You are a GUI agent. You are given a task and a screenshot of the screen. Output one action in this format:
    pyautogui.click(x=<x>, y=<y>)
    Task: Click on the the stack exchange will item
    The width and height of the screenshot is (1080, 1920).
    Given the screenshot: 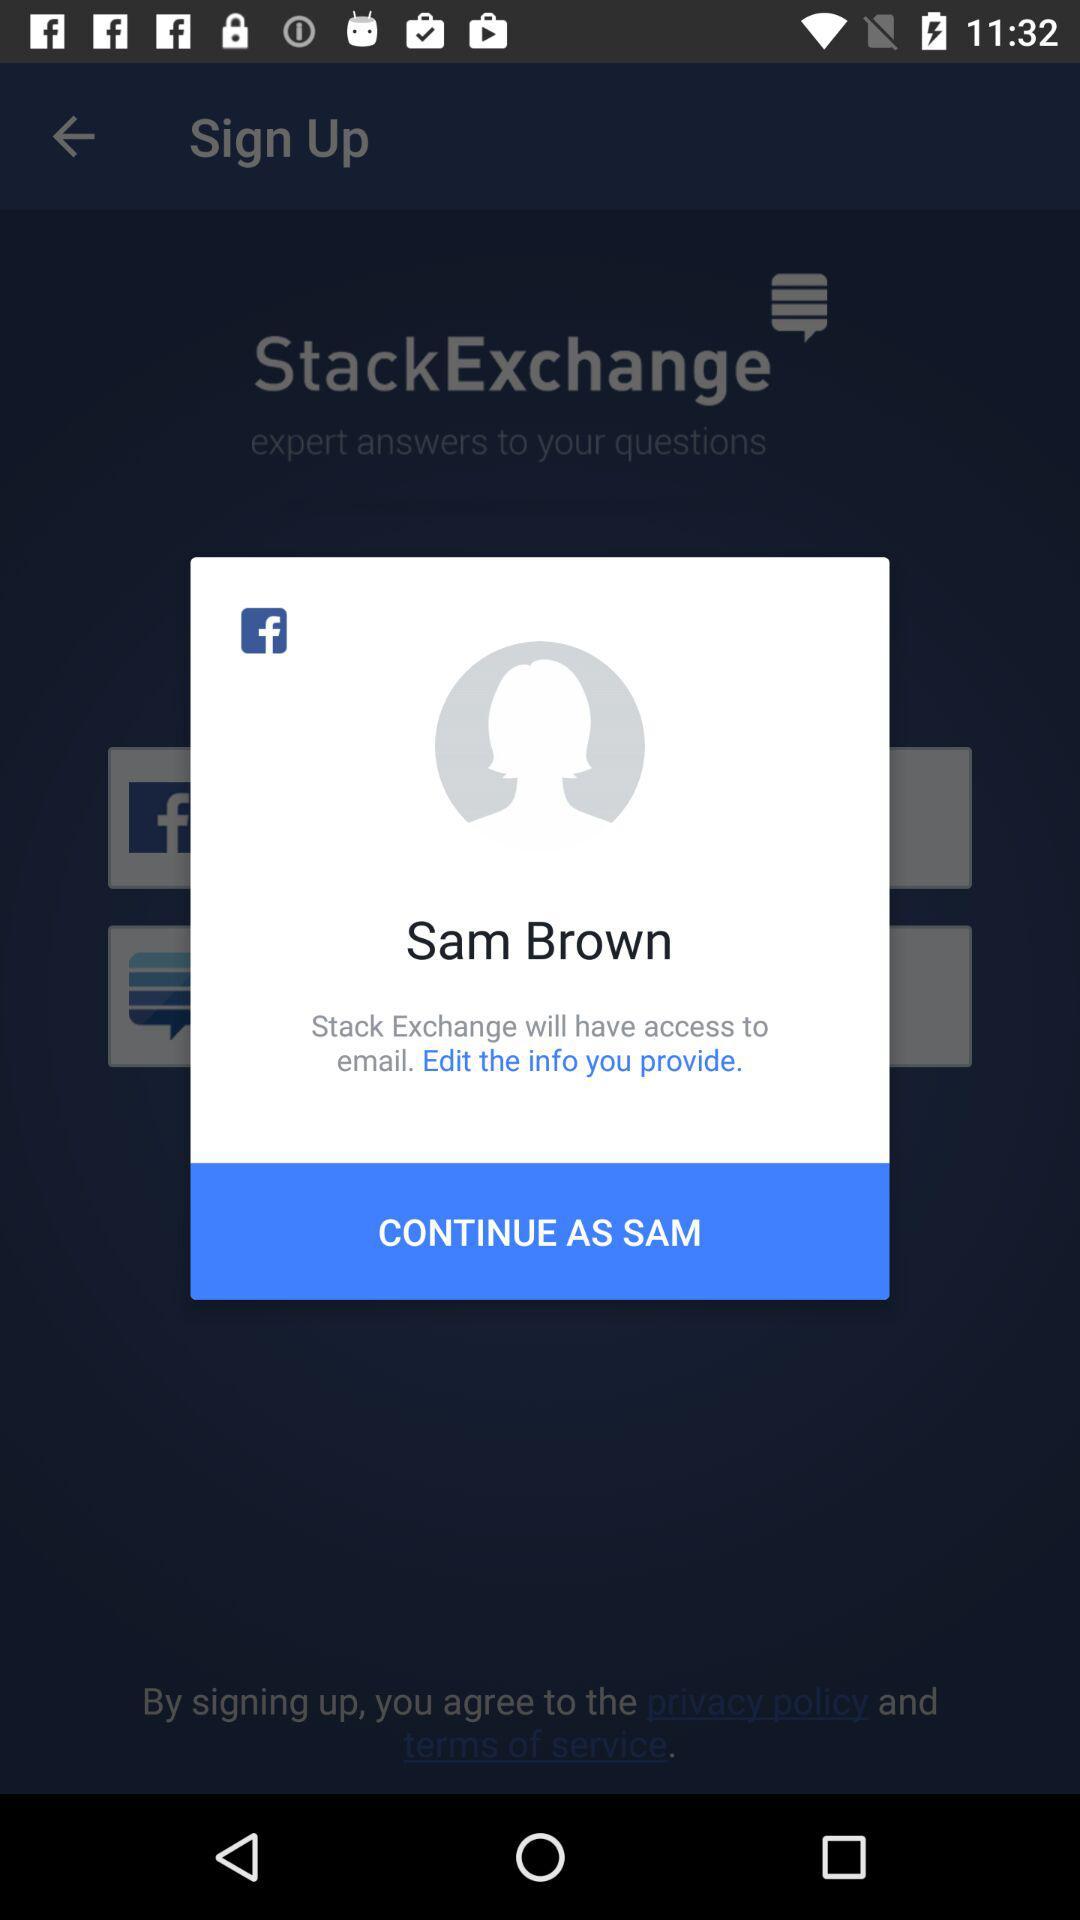 What is the action you would take?
    pyautogui.click(x=540, y=1041)
    